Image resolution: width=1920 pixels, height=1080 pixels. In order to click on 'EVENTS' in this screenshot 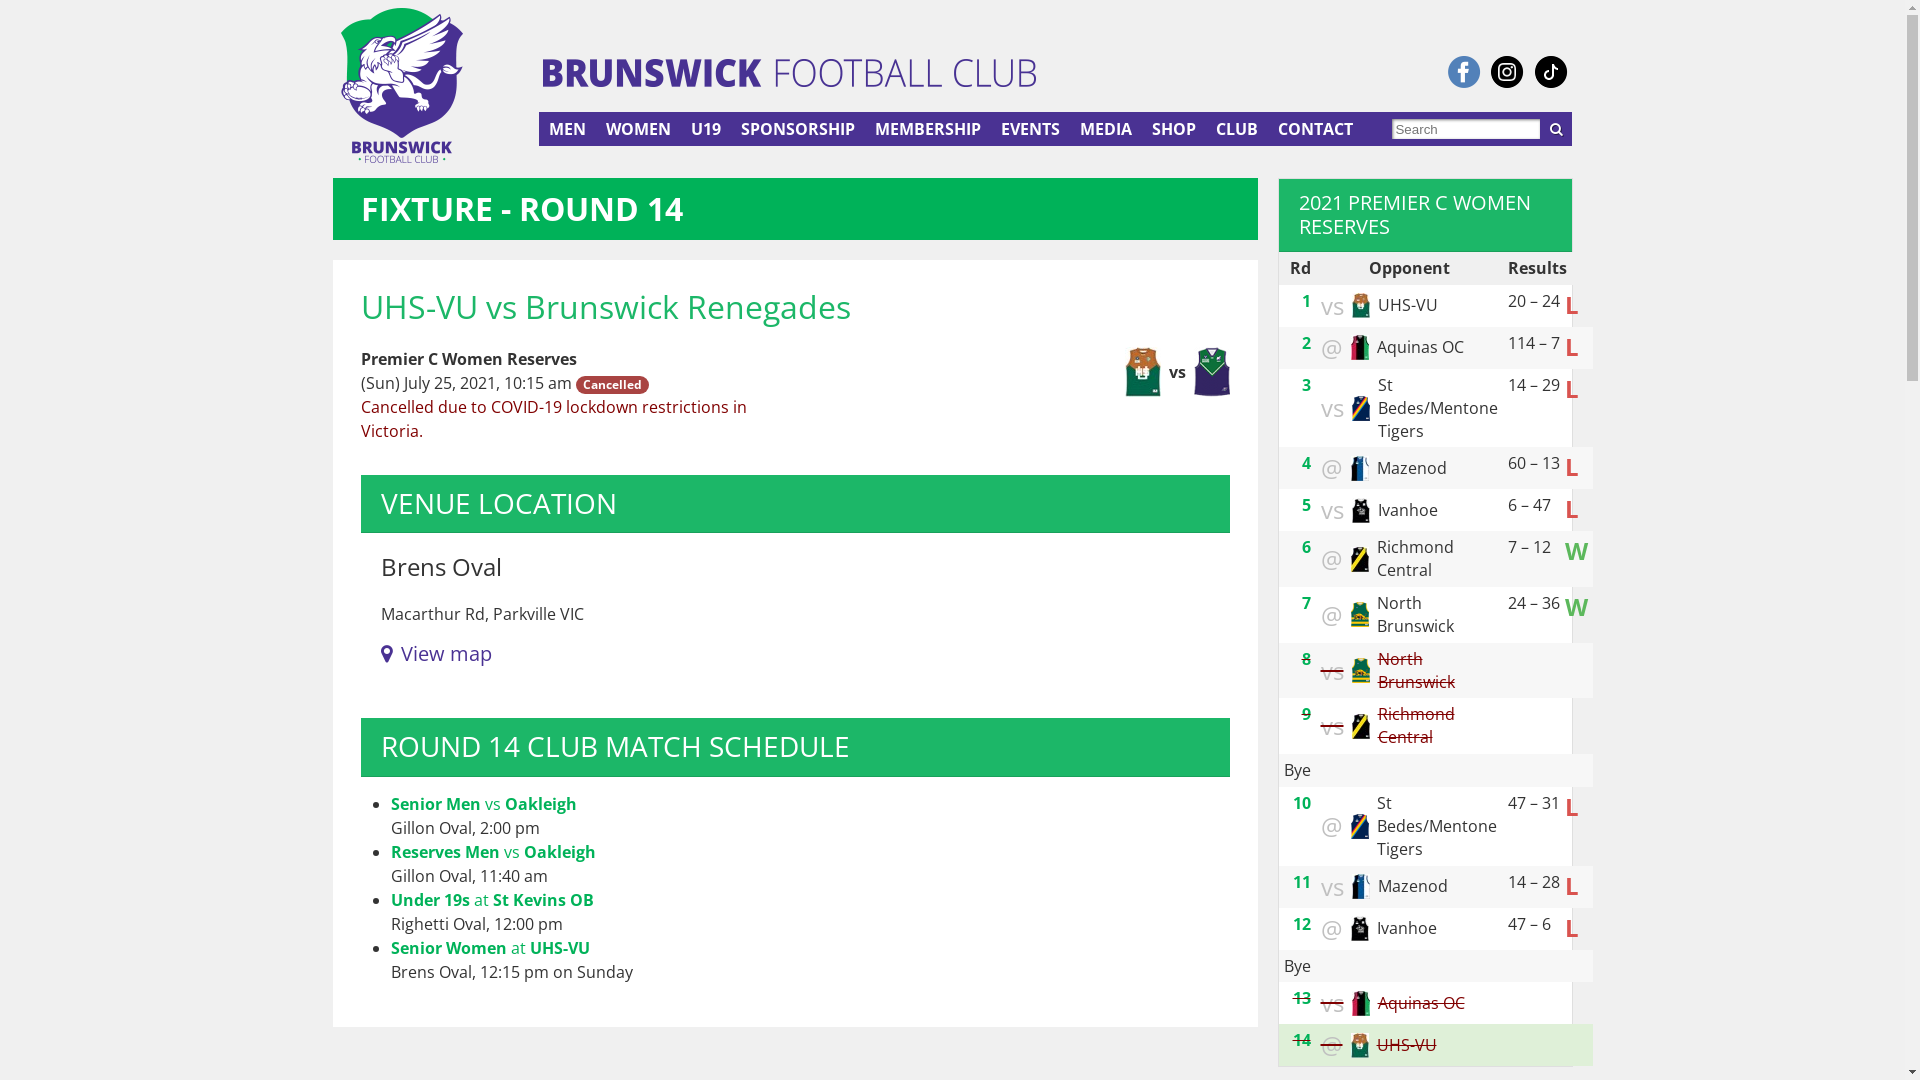, I will do `click(1030, 128)`.